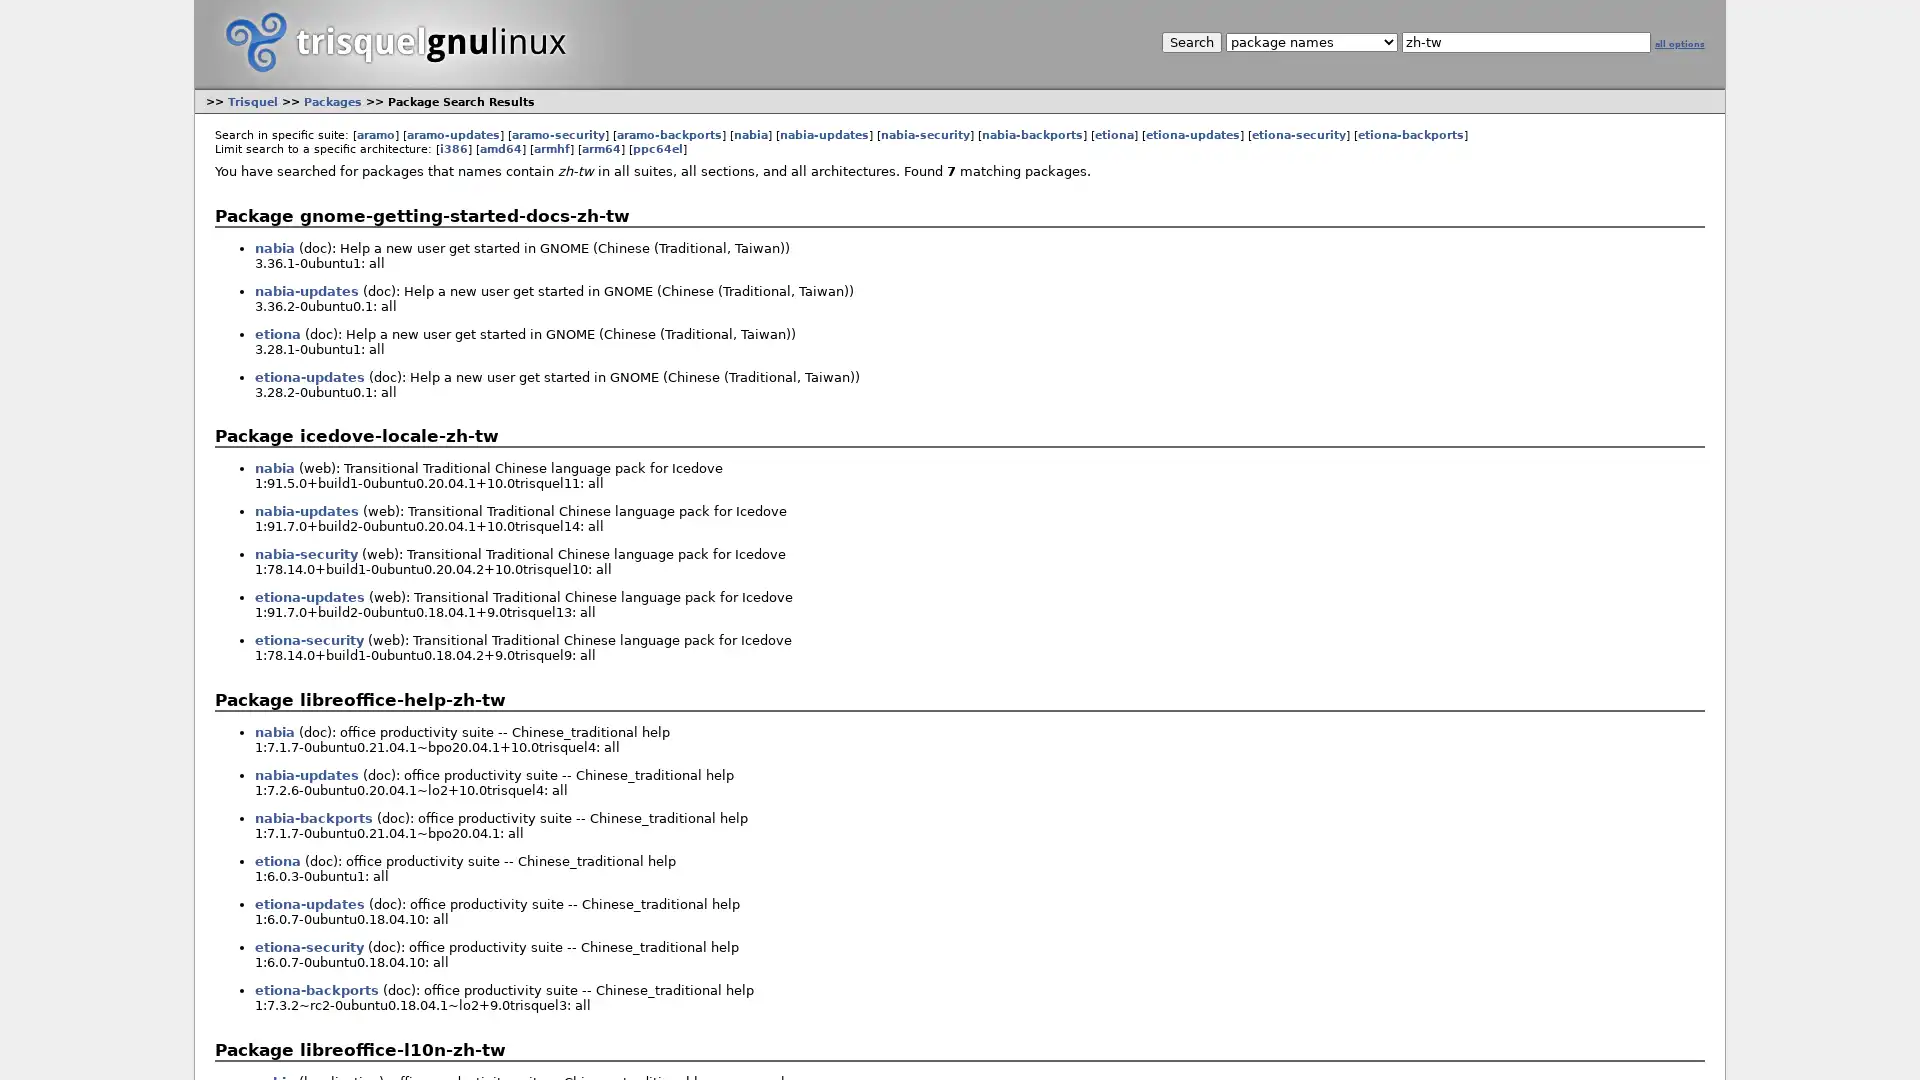 This screenshot has width=1920, height=1080. Describe the element at coordinates (1190, 42) in the screenshot. I see `Search` at that location.